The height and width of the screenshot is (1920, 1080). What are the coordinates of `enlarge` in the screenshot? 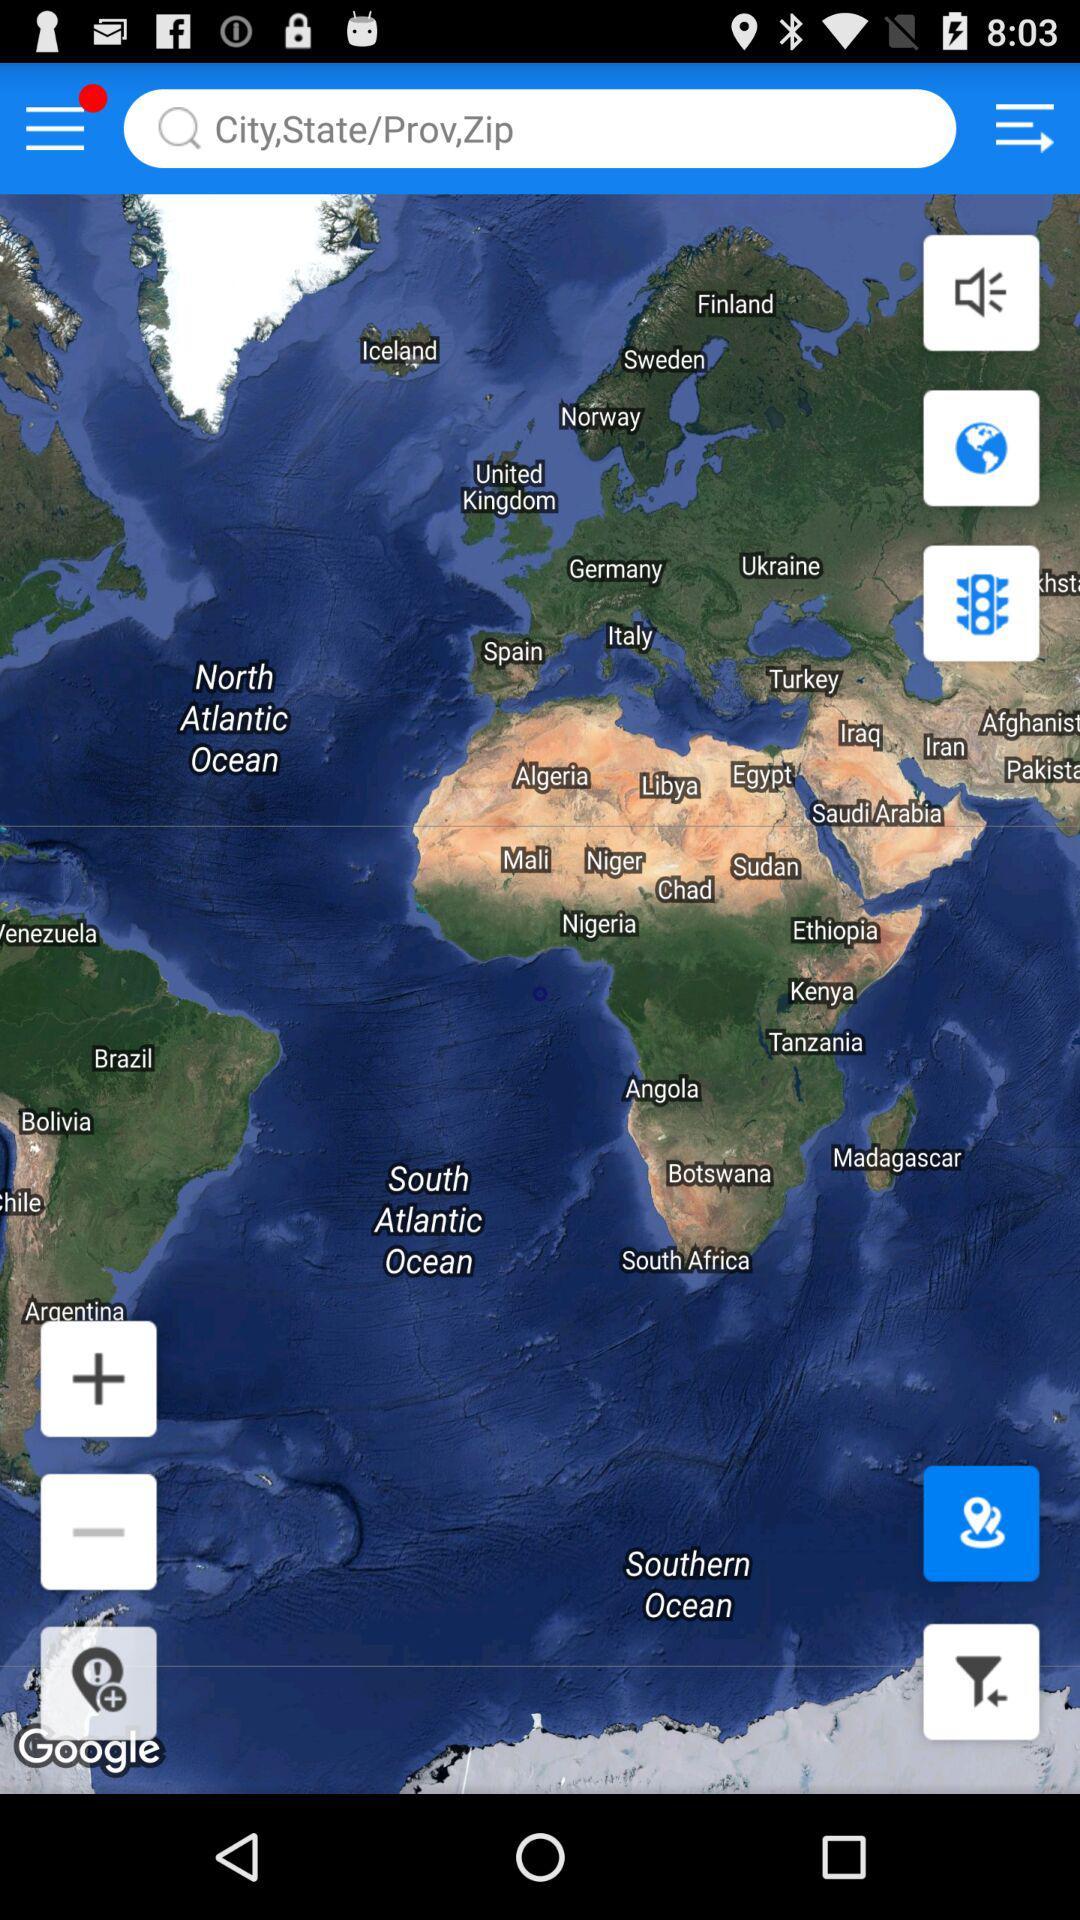 It's located at (98, 1377).